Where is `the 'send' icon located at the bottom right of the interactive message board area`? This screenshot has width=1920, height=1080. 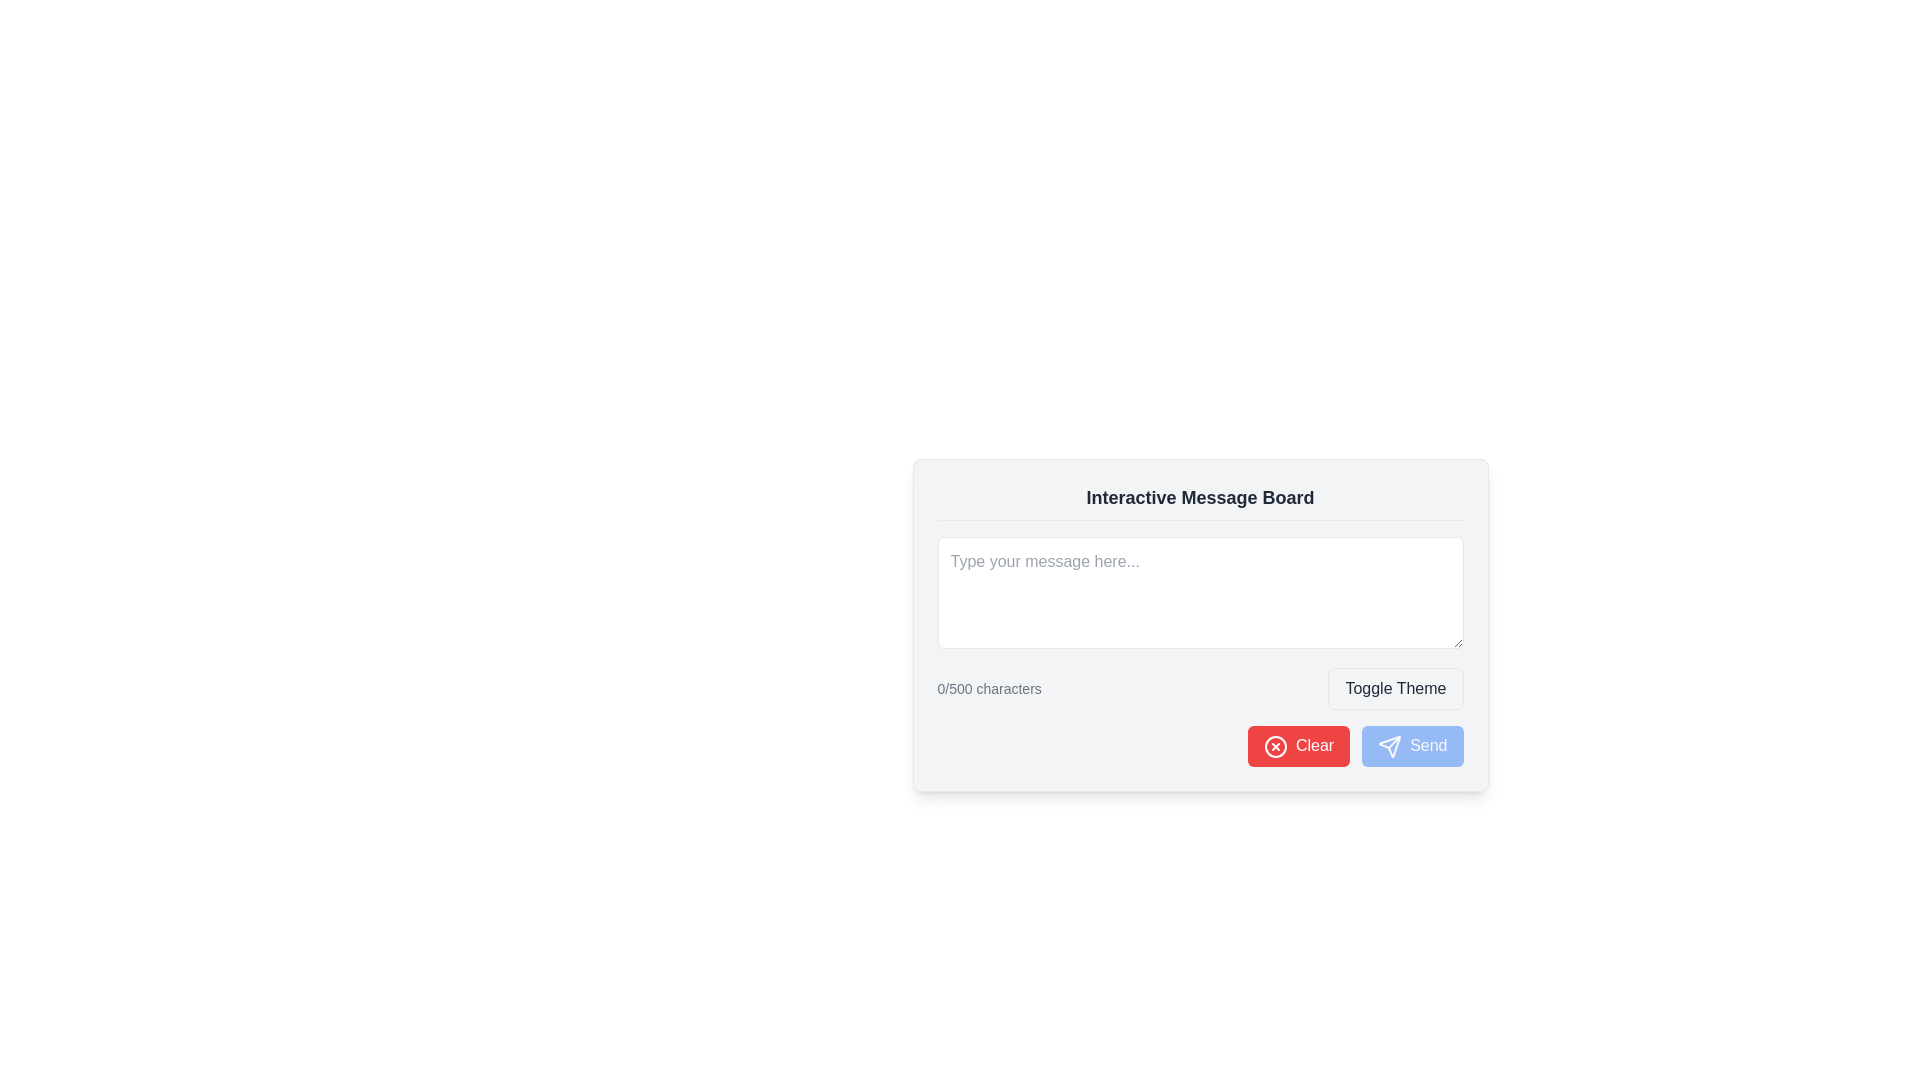 the 'send' icon located at the bottom right of the interactive message board area is located at coordinates (1389, 745).